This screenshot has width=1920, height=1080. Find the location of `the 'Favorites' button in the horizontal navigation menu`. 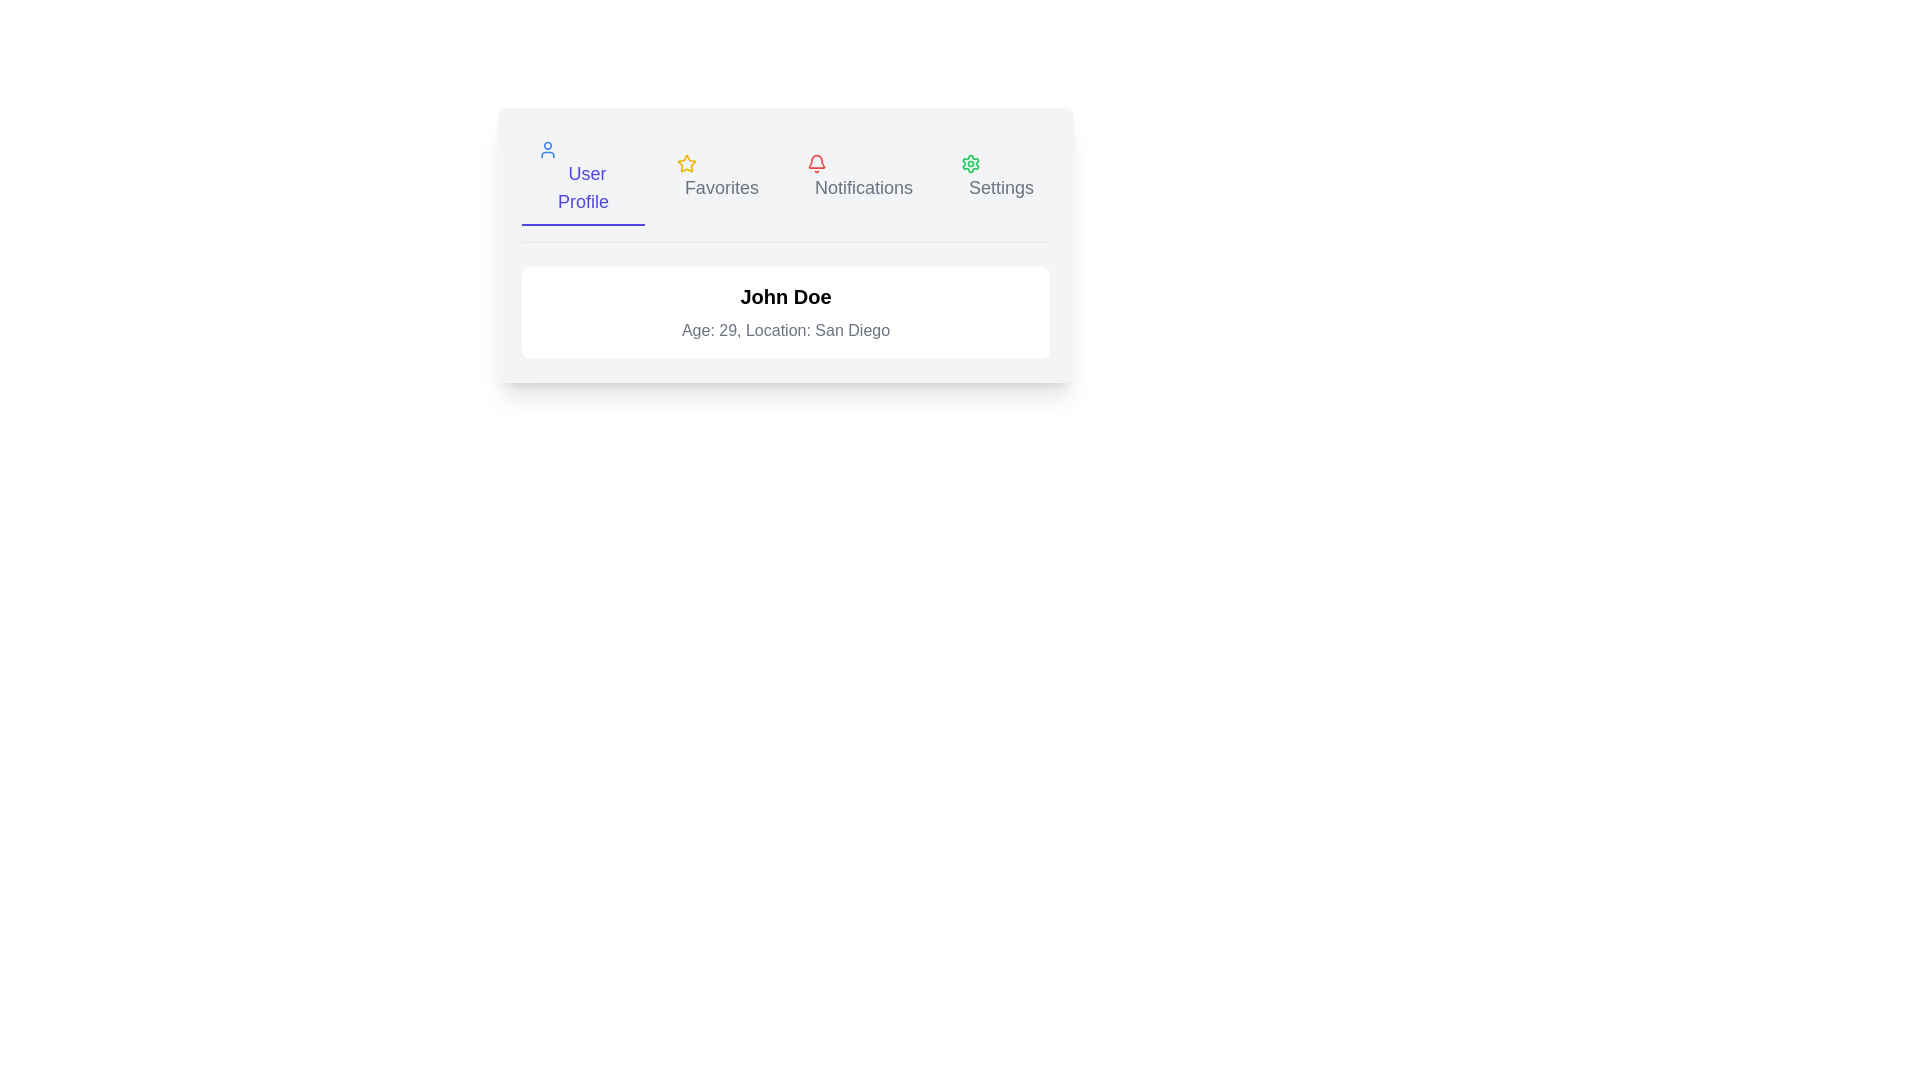

the 'Favorites' button in the horizontal navigation menu is located at coordinates (717, 177).